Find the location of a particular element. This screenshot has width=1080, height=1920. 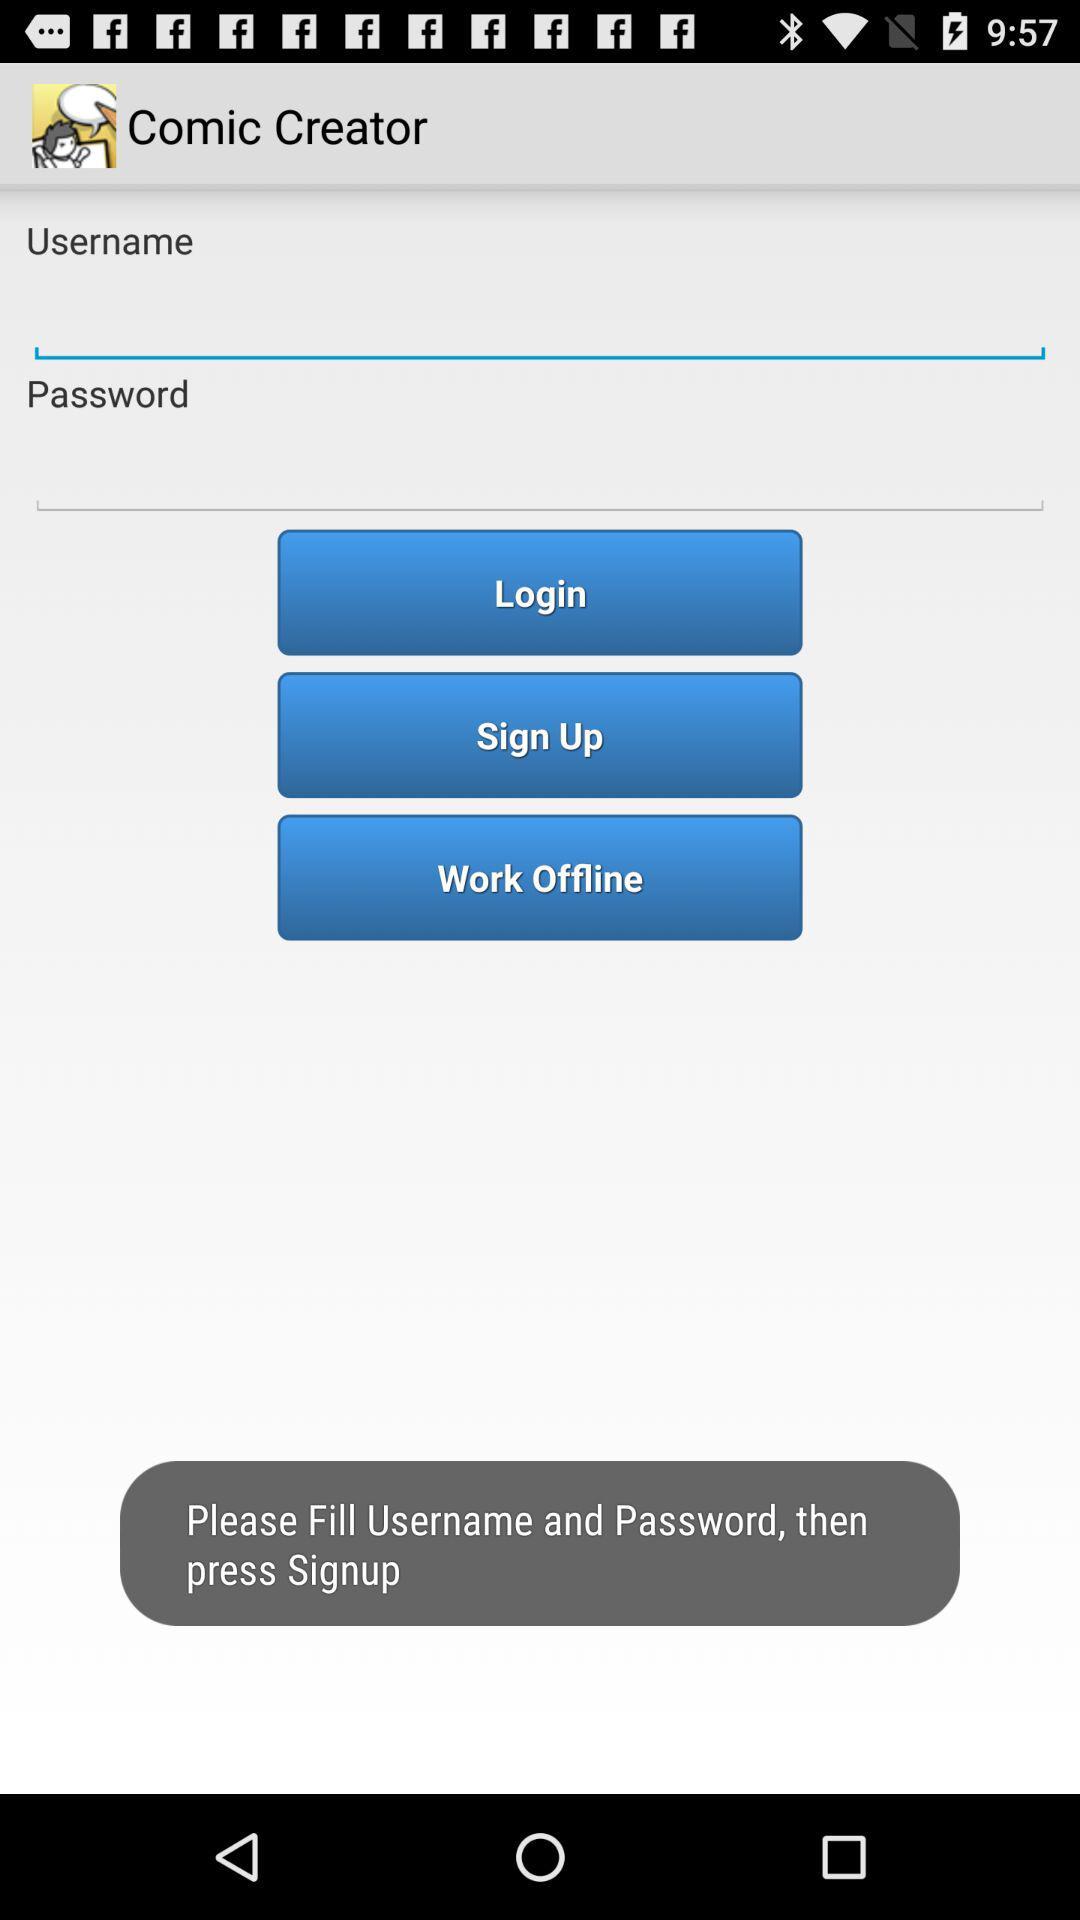

password is located at coordinates (540, 468).